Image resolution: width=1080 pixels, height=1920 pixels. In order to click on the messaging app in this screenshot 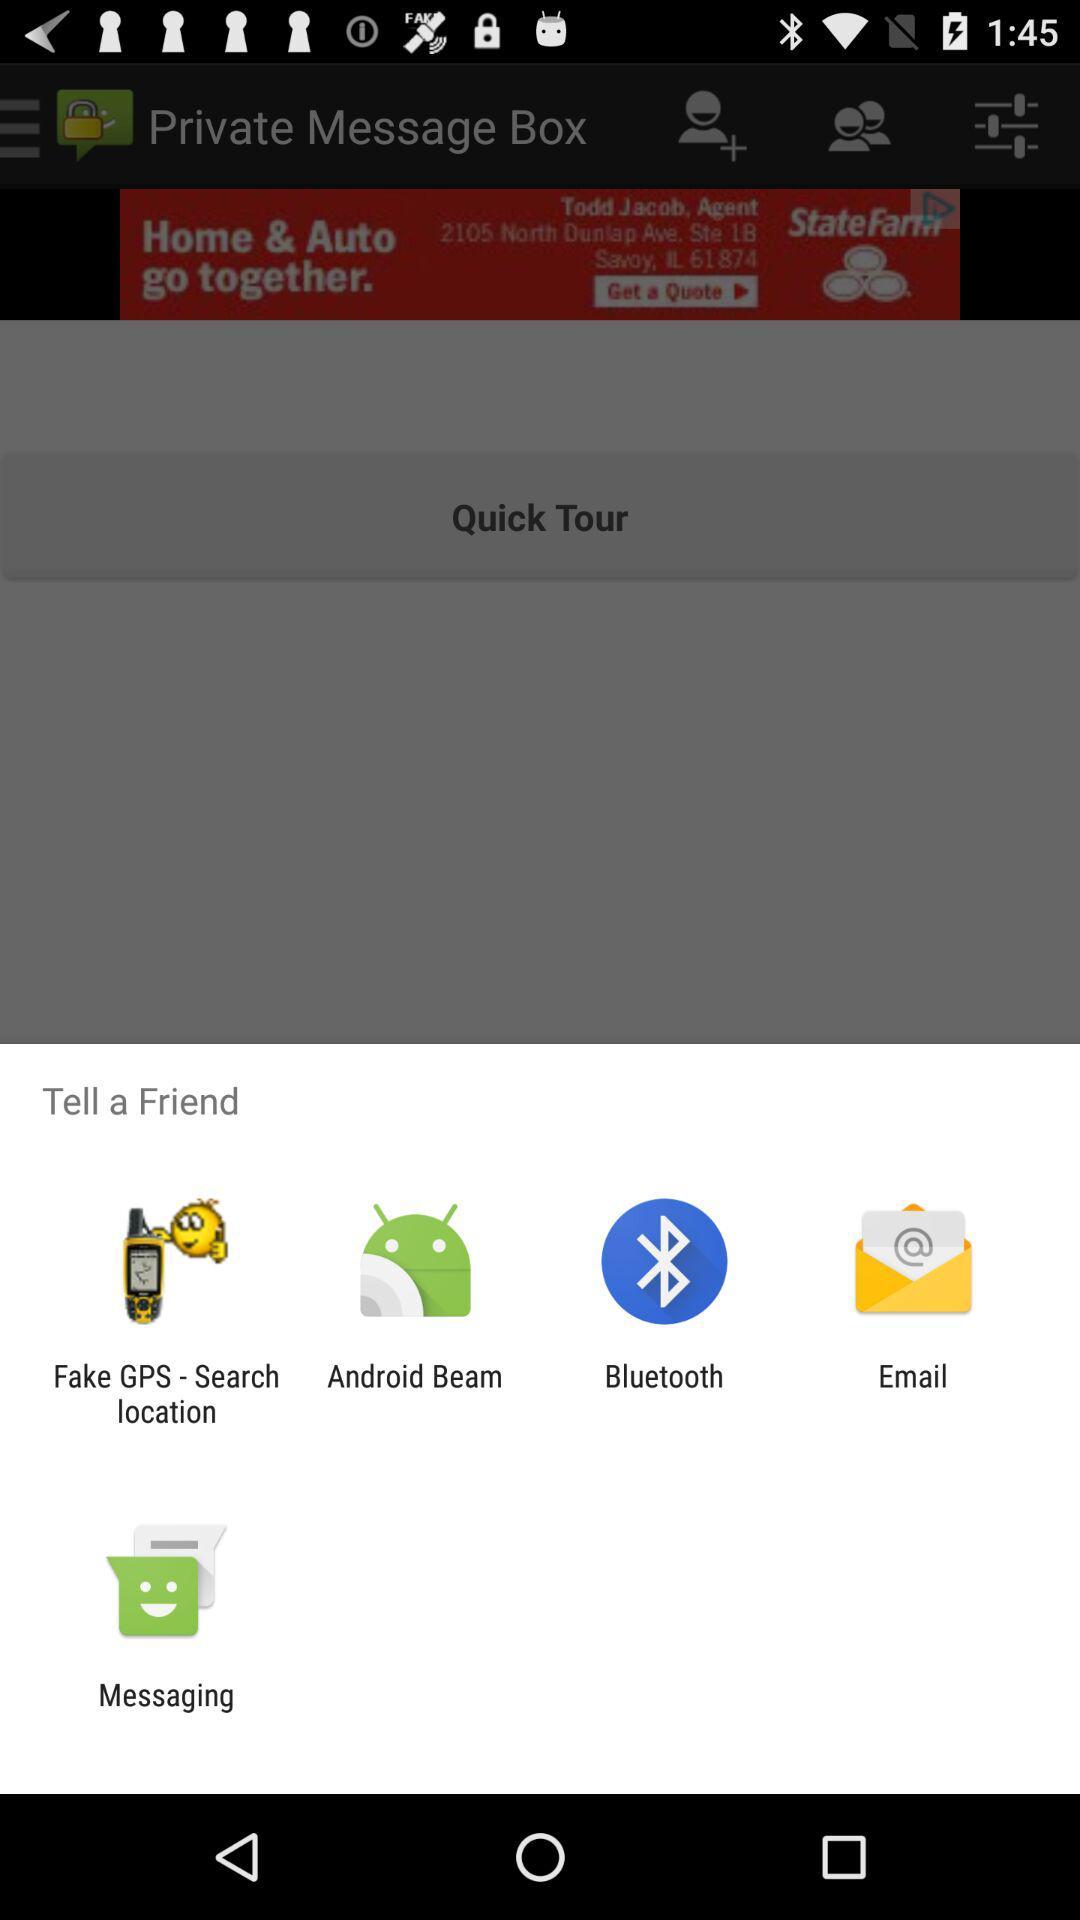, I will do `click(165, 1711)`.